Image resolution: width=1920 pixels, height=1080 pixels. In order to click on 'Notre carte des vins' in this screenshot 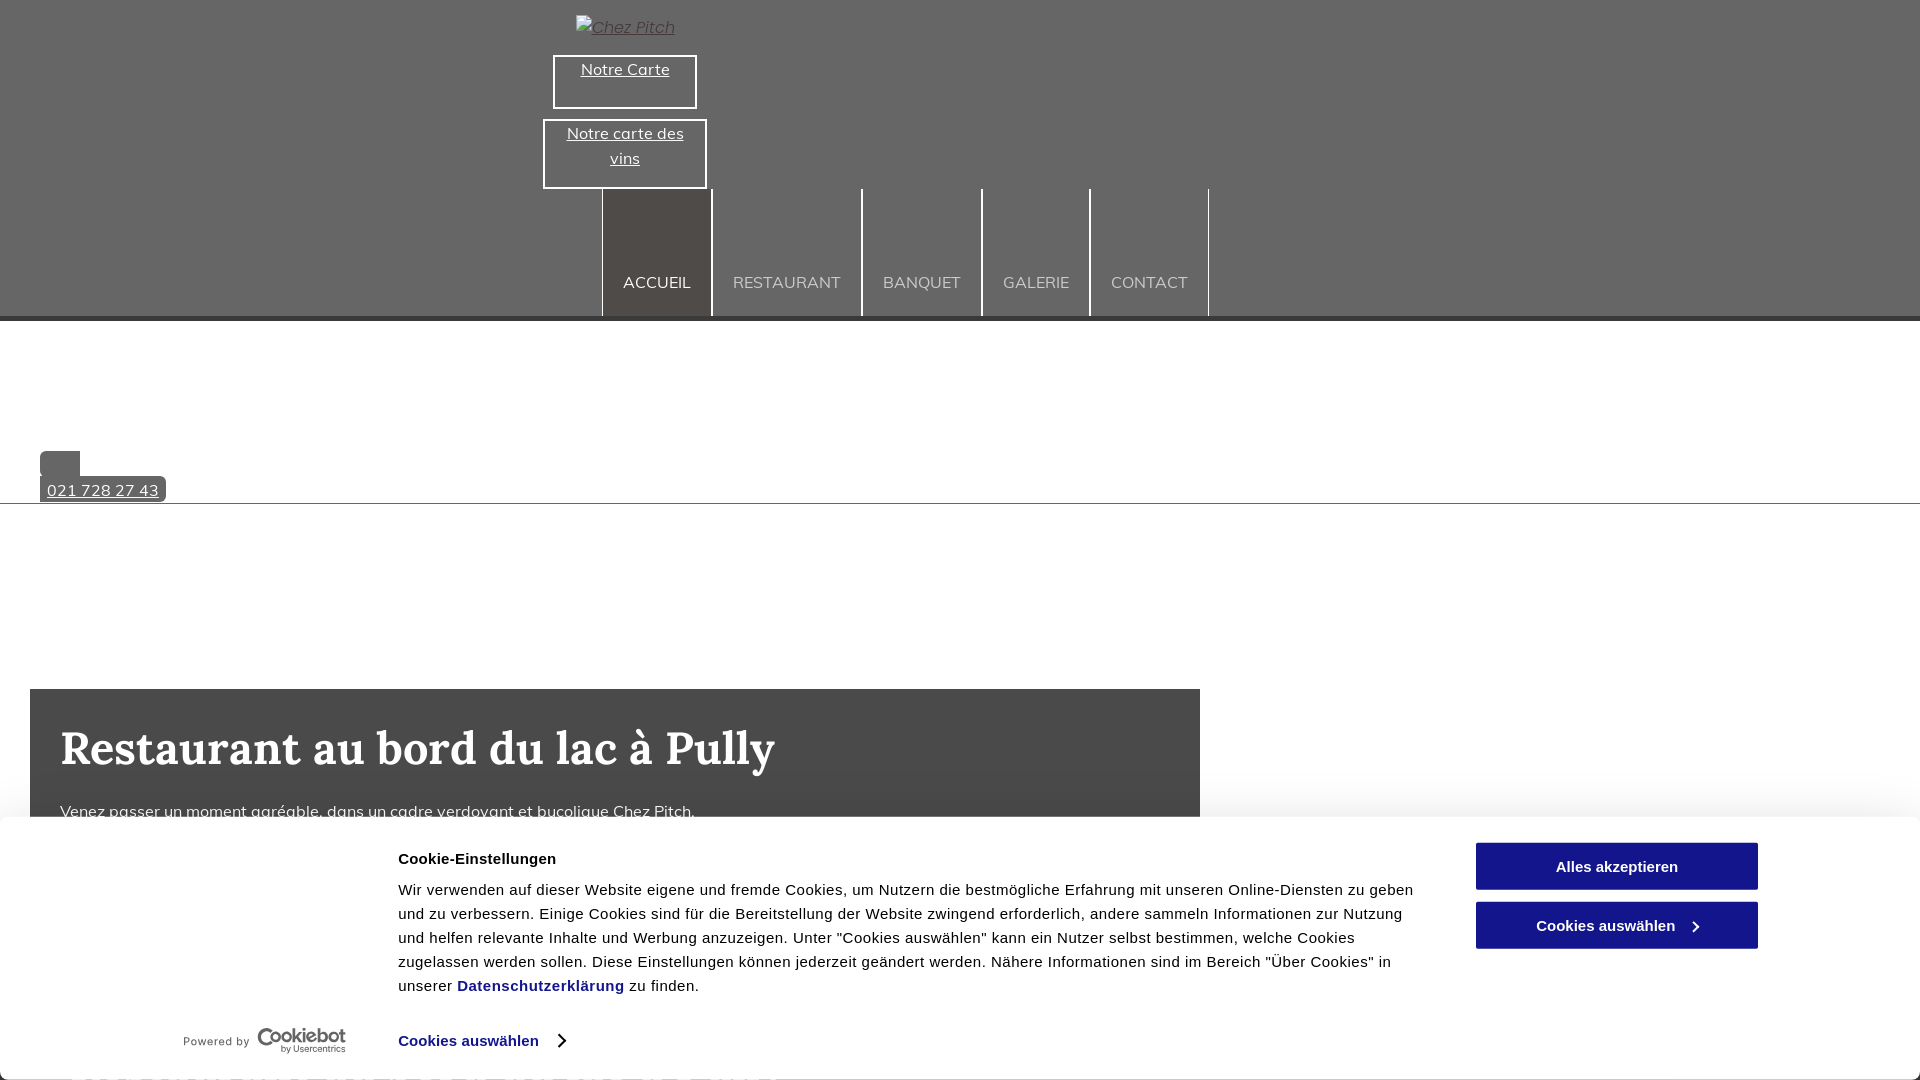, I will do `click(623, 153)`.